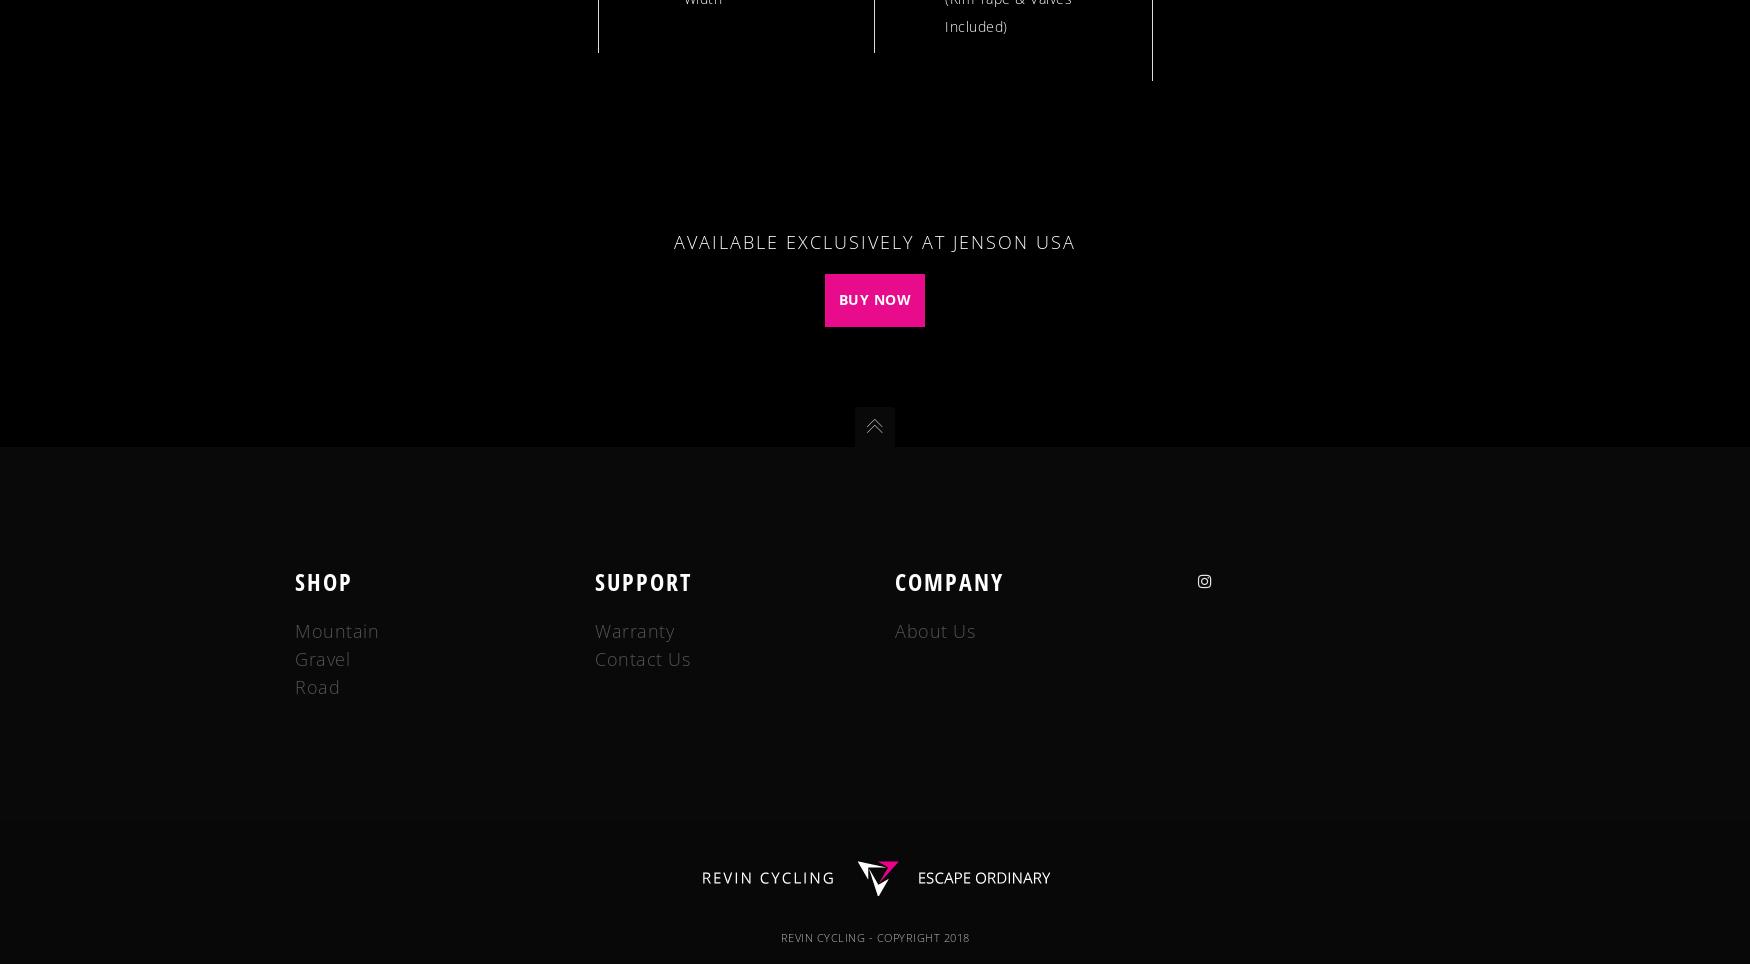  I want to click on 'SHOP', so click(323, 579).